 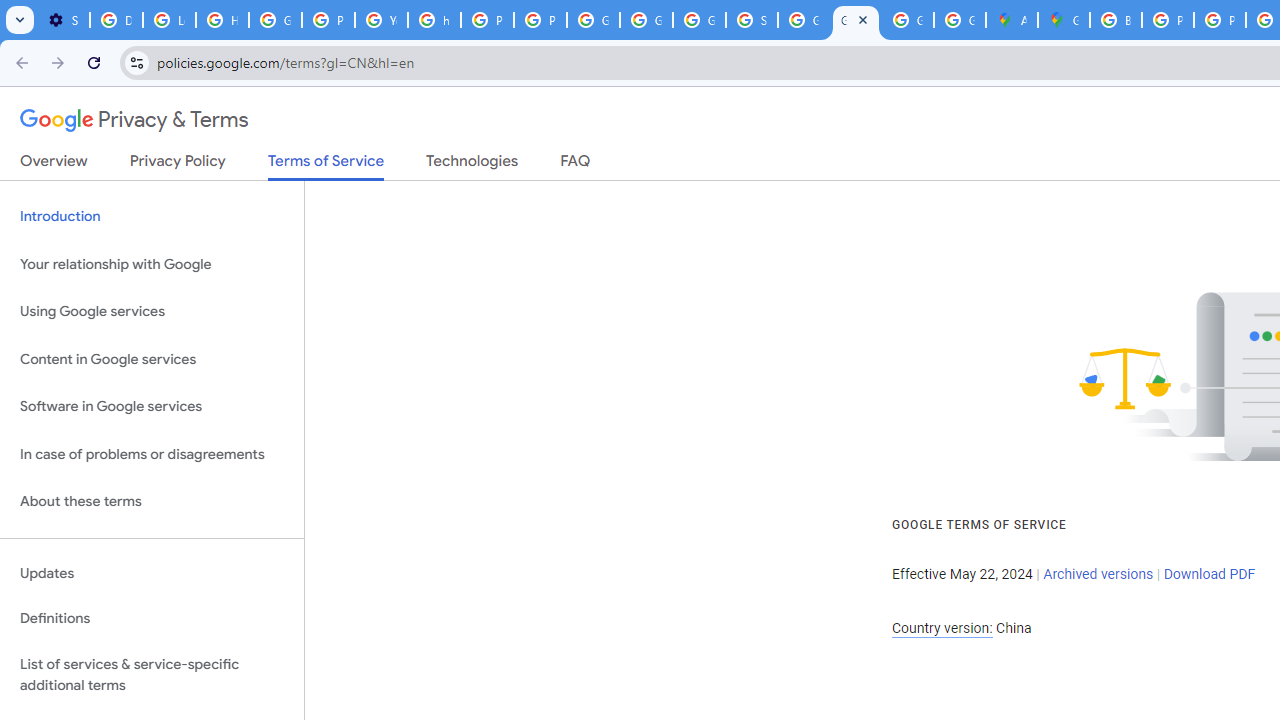 I want to click on 'Overview', so click(x=54, y=164).